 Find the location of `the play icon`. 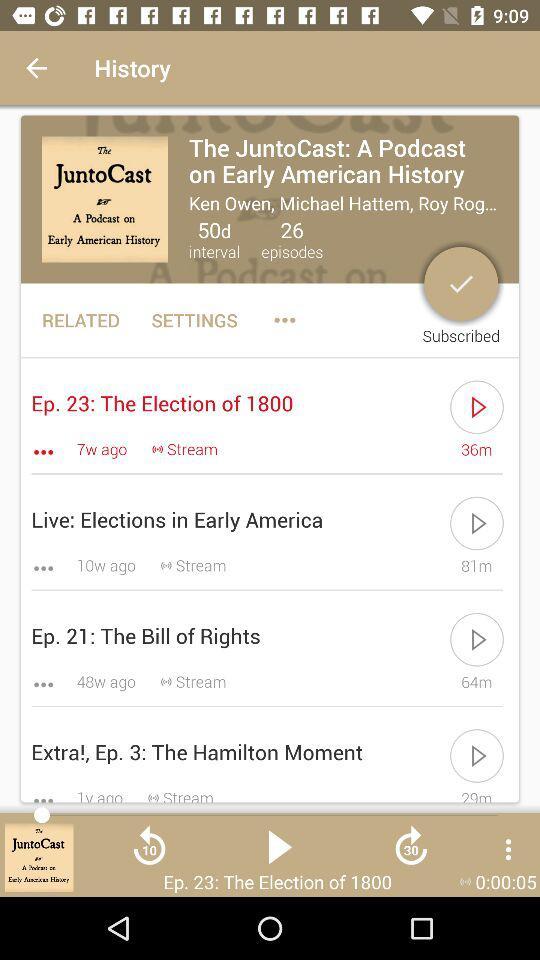

the play icon is located at coordinates (279, 853).